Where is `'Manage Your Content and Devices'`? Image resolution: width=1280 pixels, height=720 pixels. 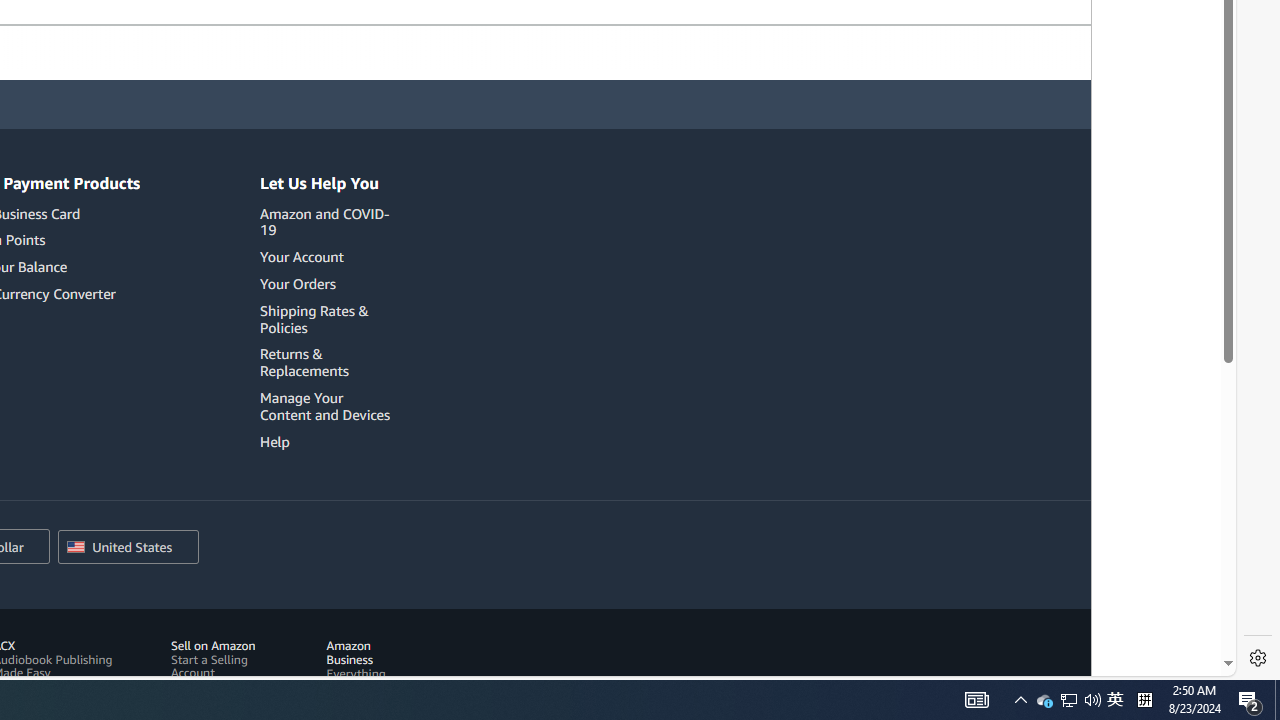
'Manage Your Content and Devices' is located at coordinates (325, 405).